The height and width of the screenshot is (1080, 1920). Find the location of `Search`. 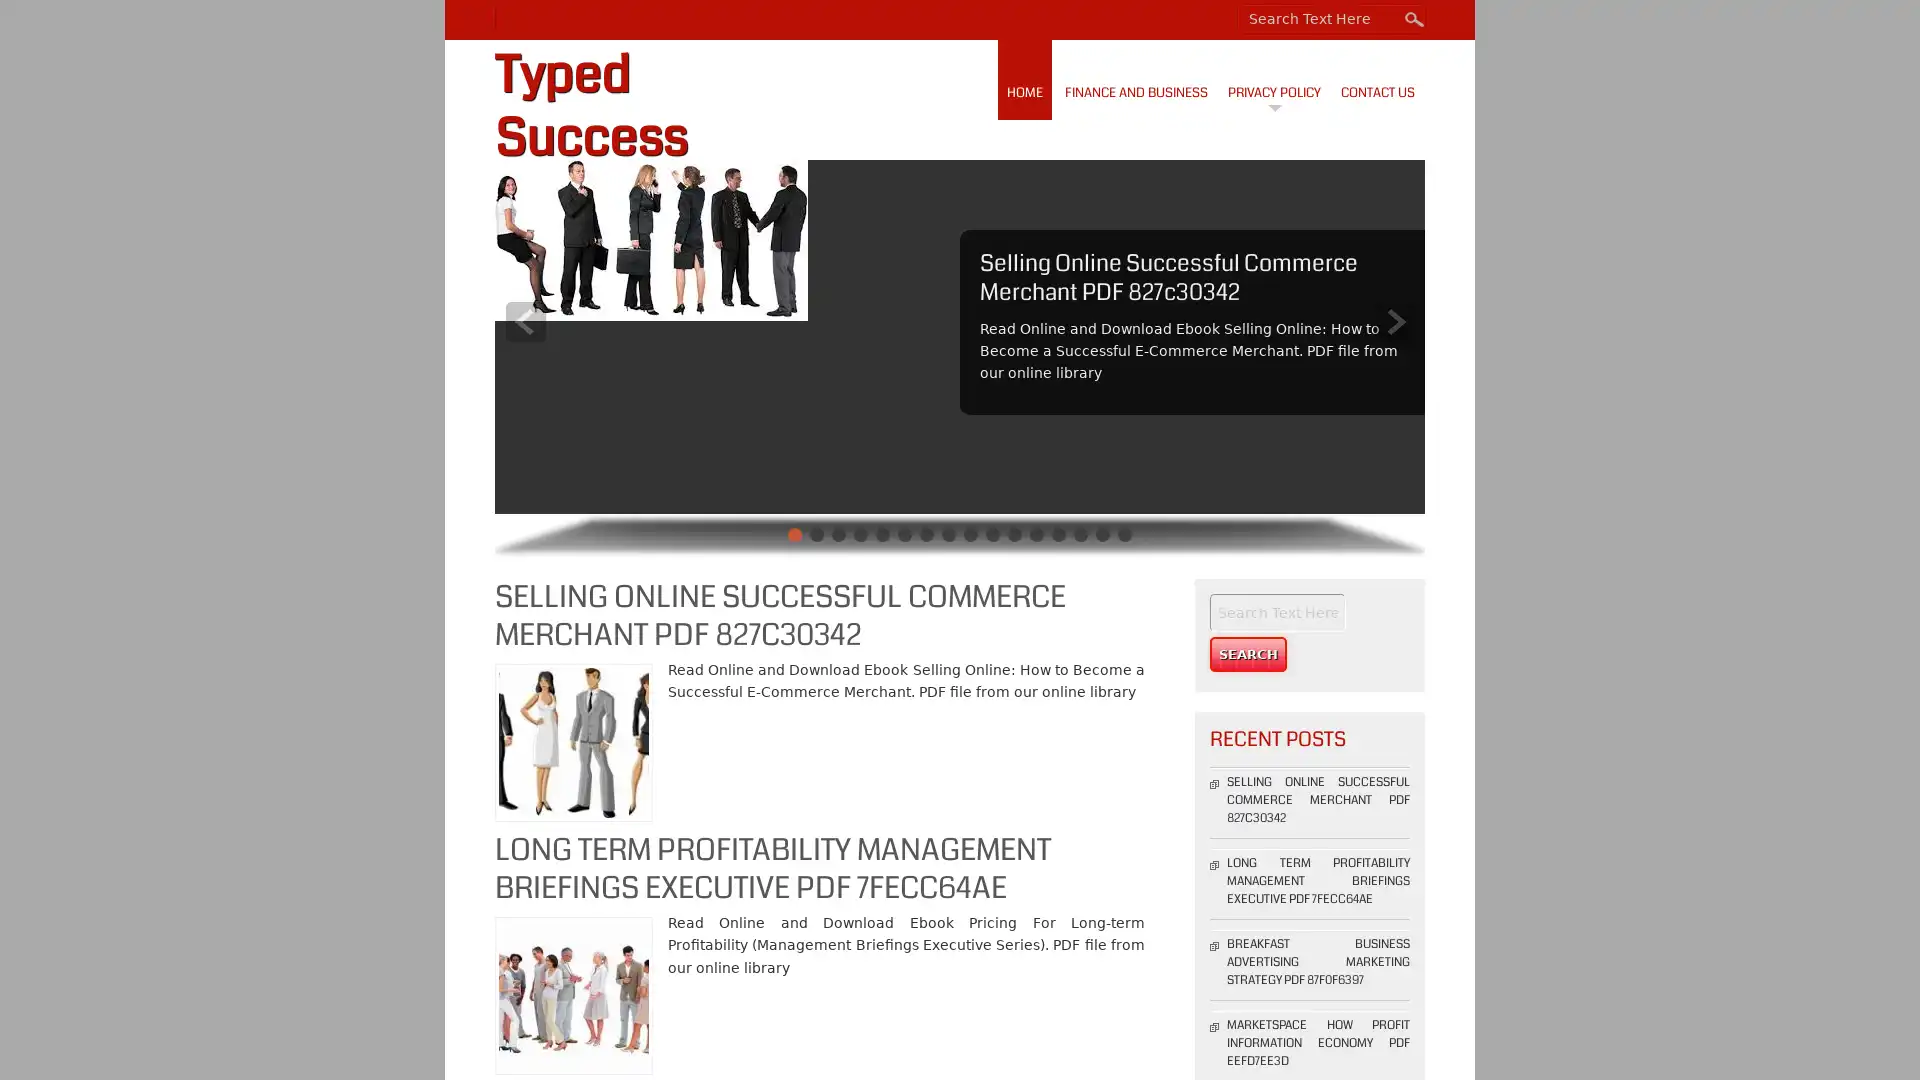

Search is located at coordinates (1247, 654).